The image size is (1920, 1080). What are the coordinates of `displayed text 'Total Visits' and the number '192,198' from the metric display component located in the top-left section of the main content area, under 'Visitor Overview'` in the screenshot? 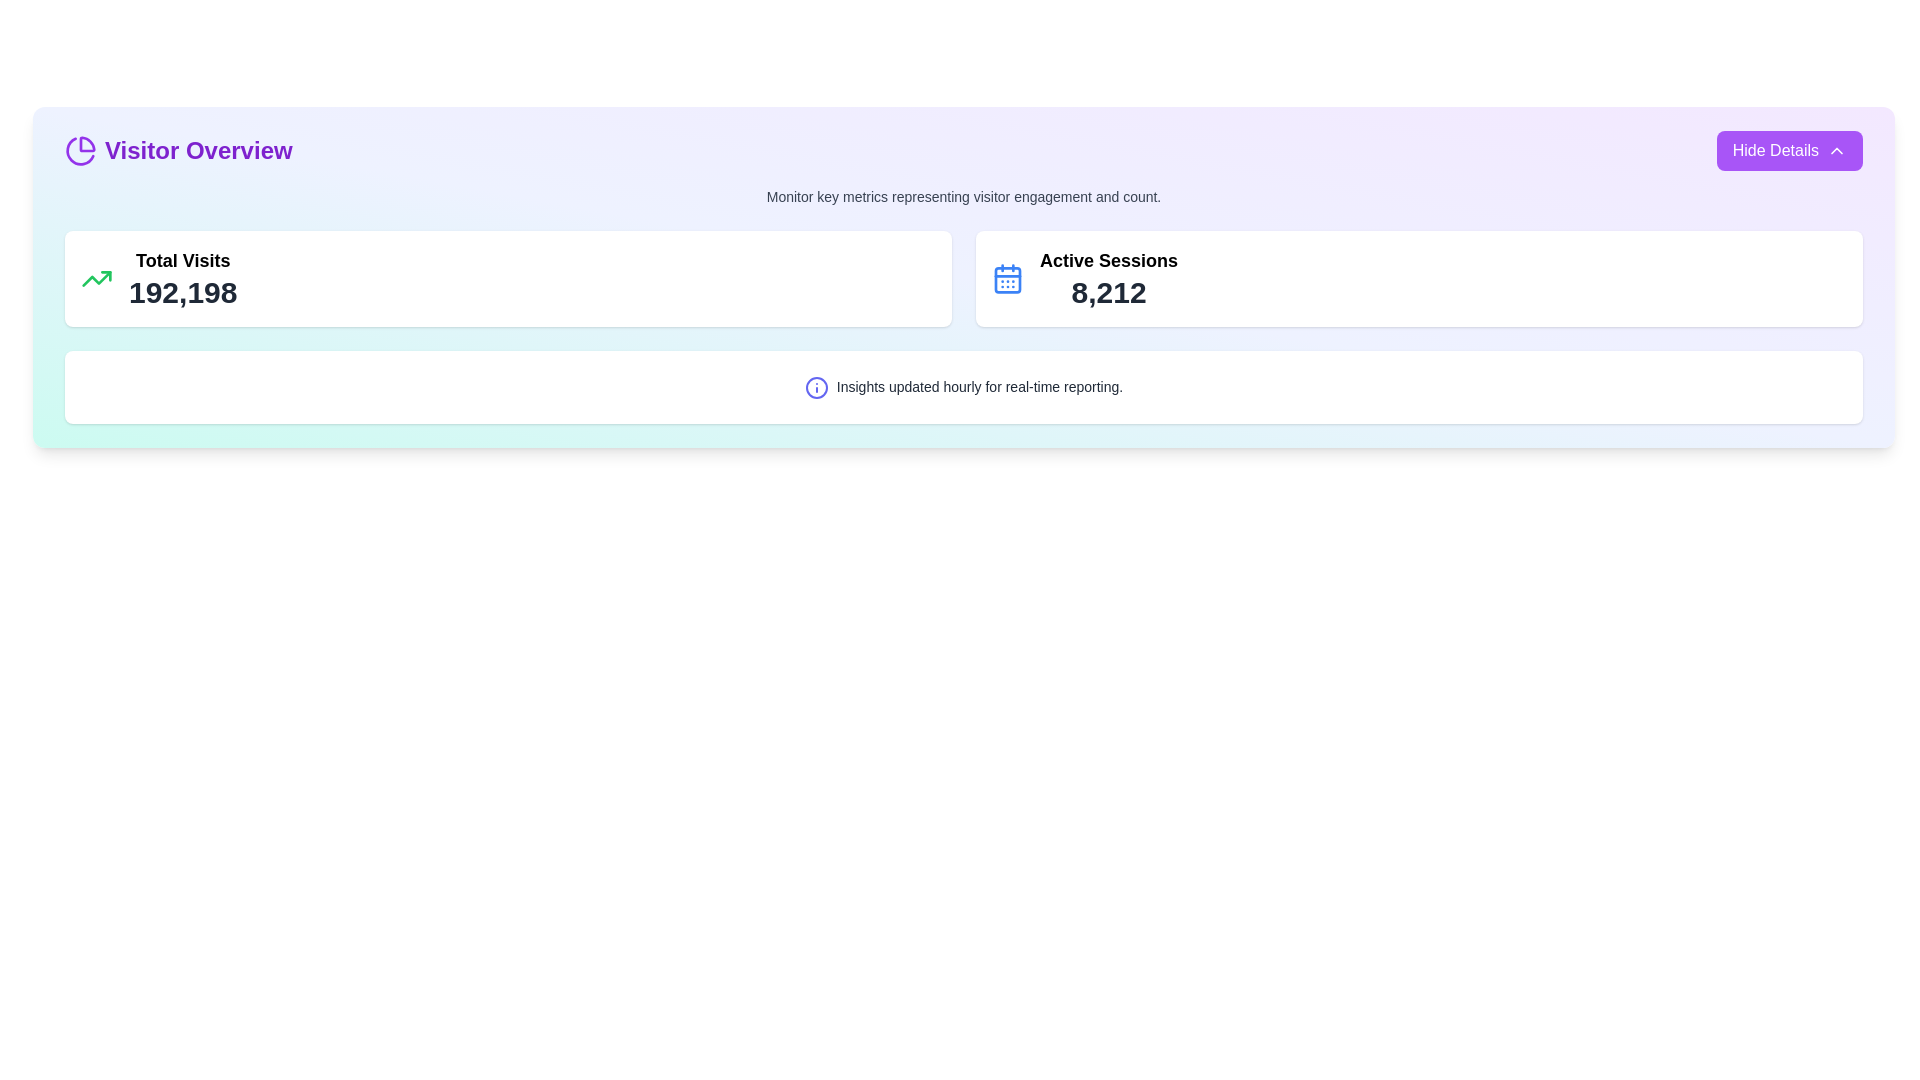 It's located at (183, 278).